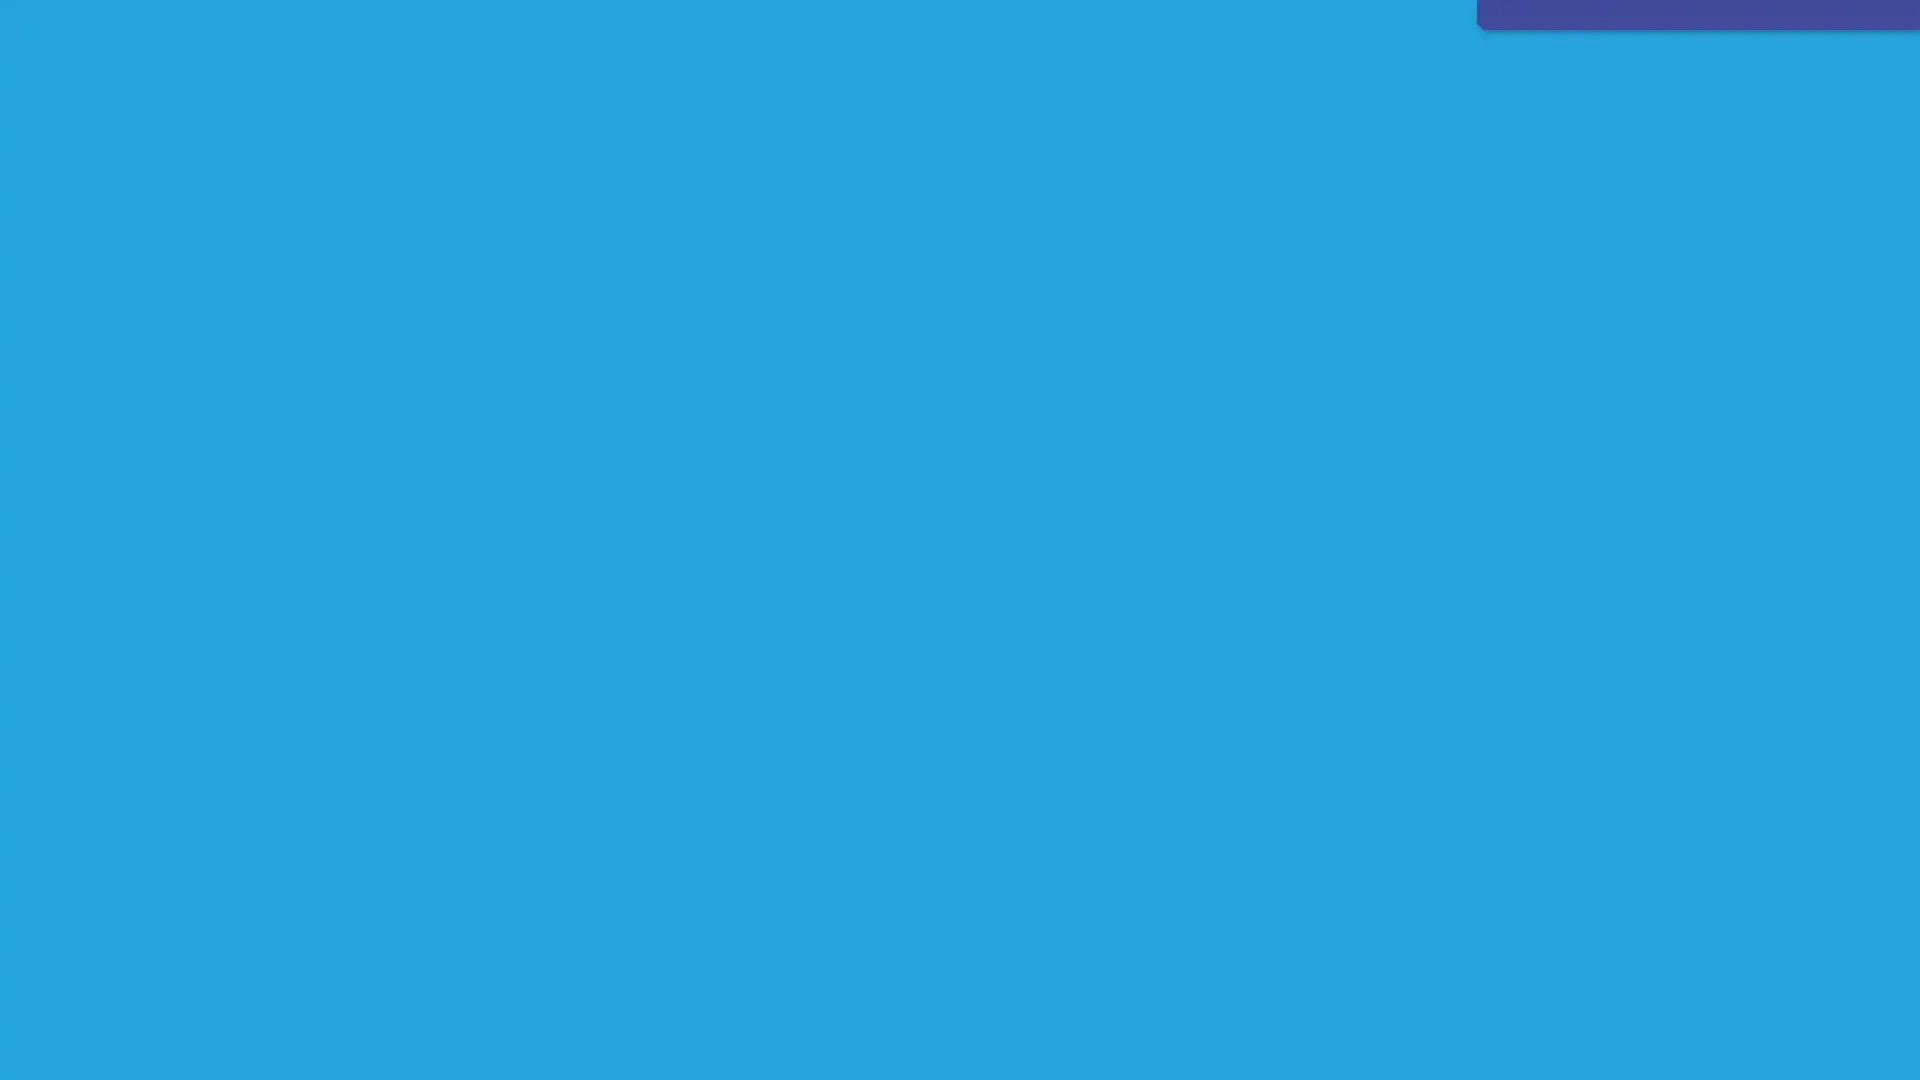 This screenshot has height=1080, width=1920. Describe the element at coordinates (1077, 64) in the screenshot. I see `SUBSCRIBE` at that location.